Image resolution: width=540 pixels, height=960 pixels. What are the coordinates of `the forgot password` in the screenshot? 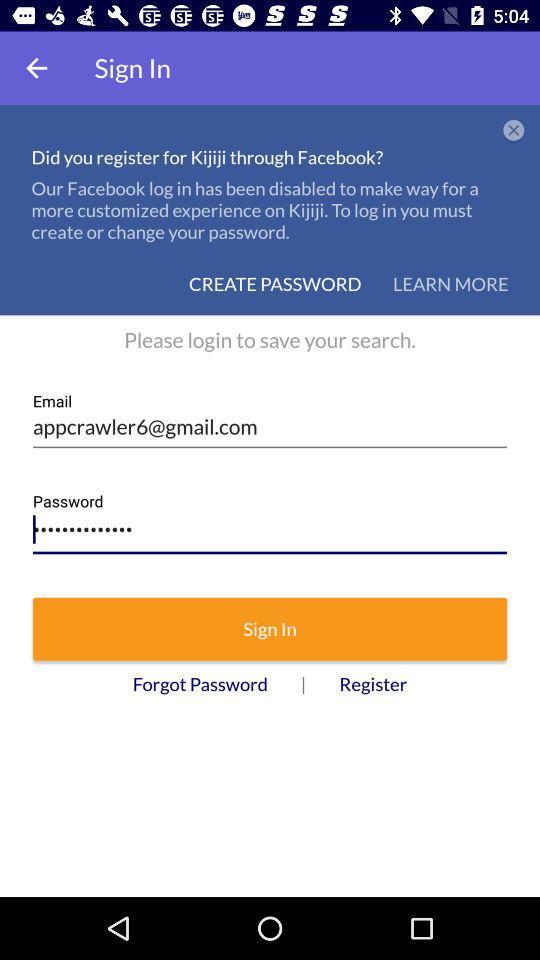 It's located at (200, 684).